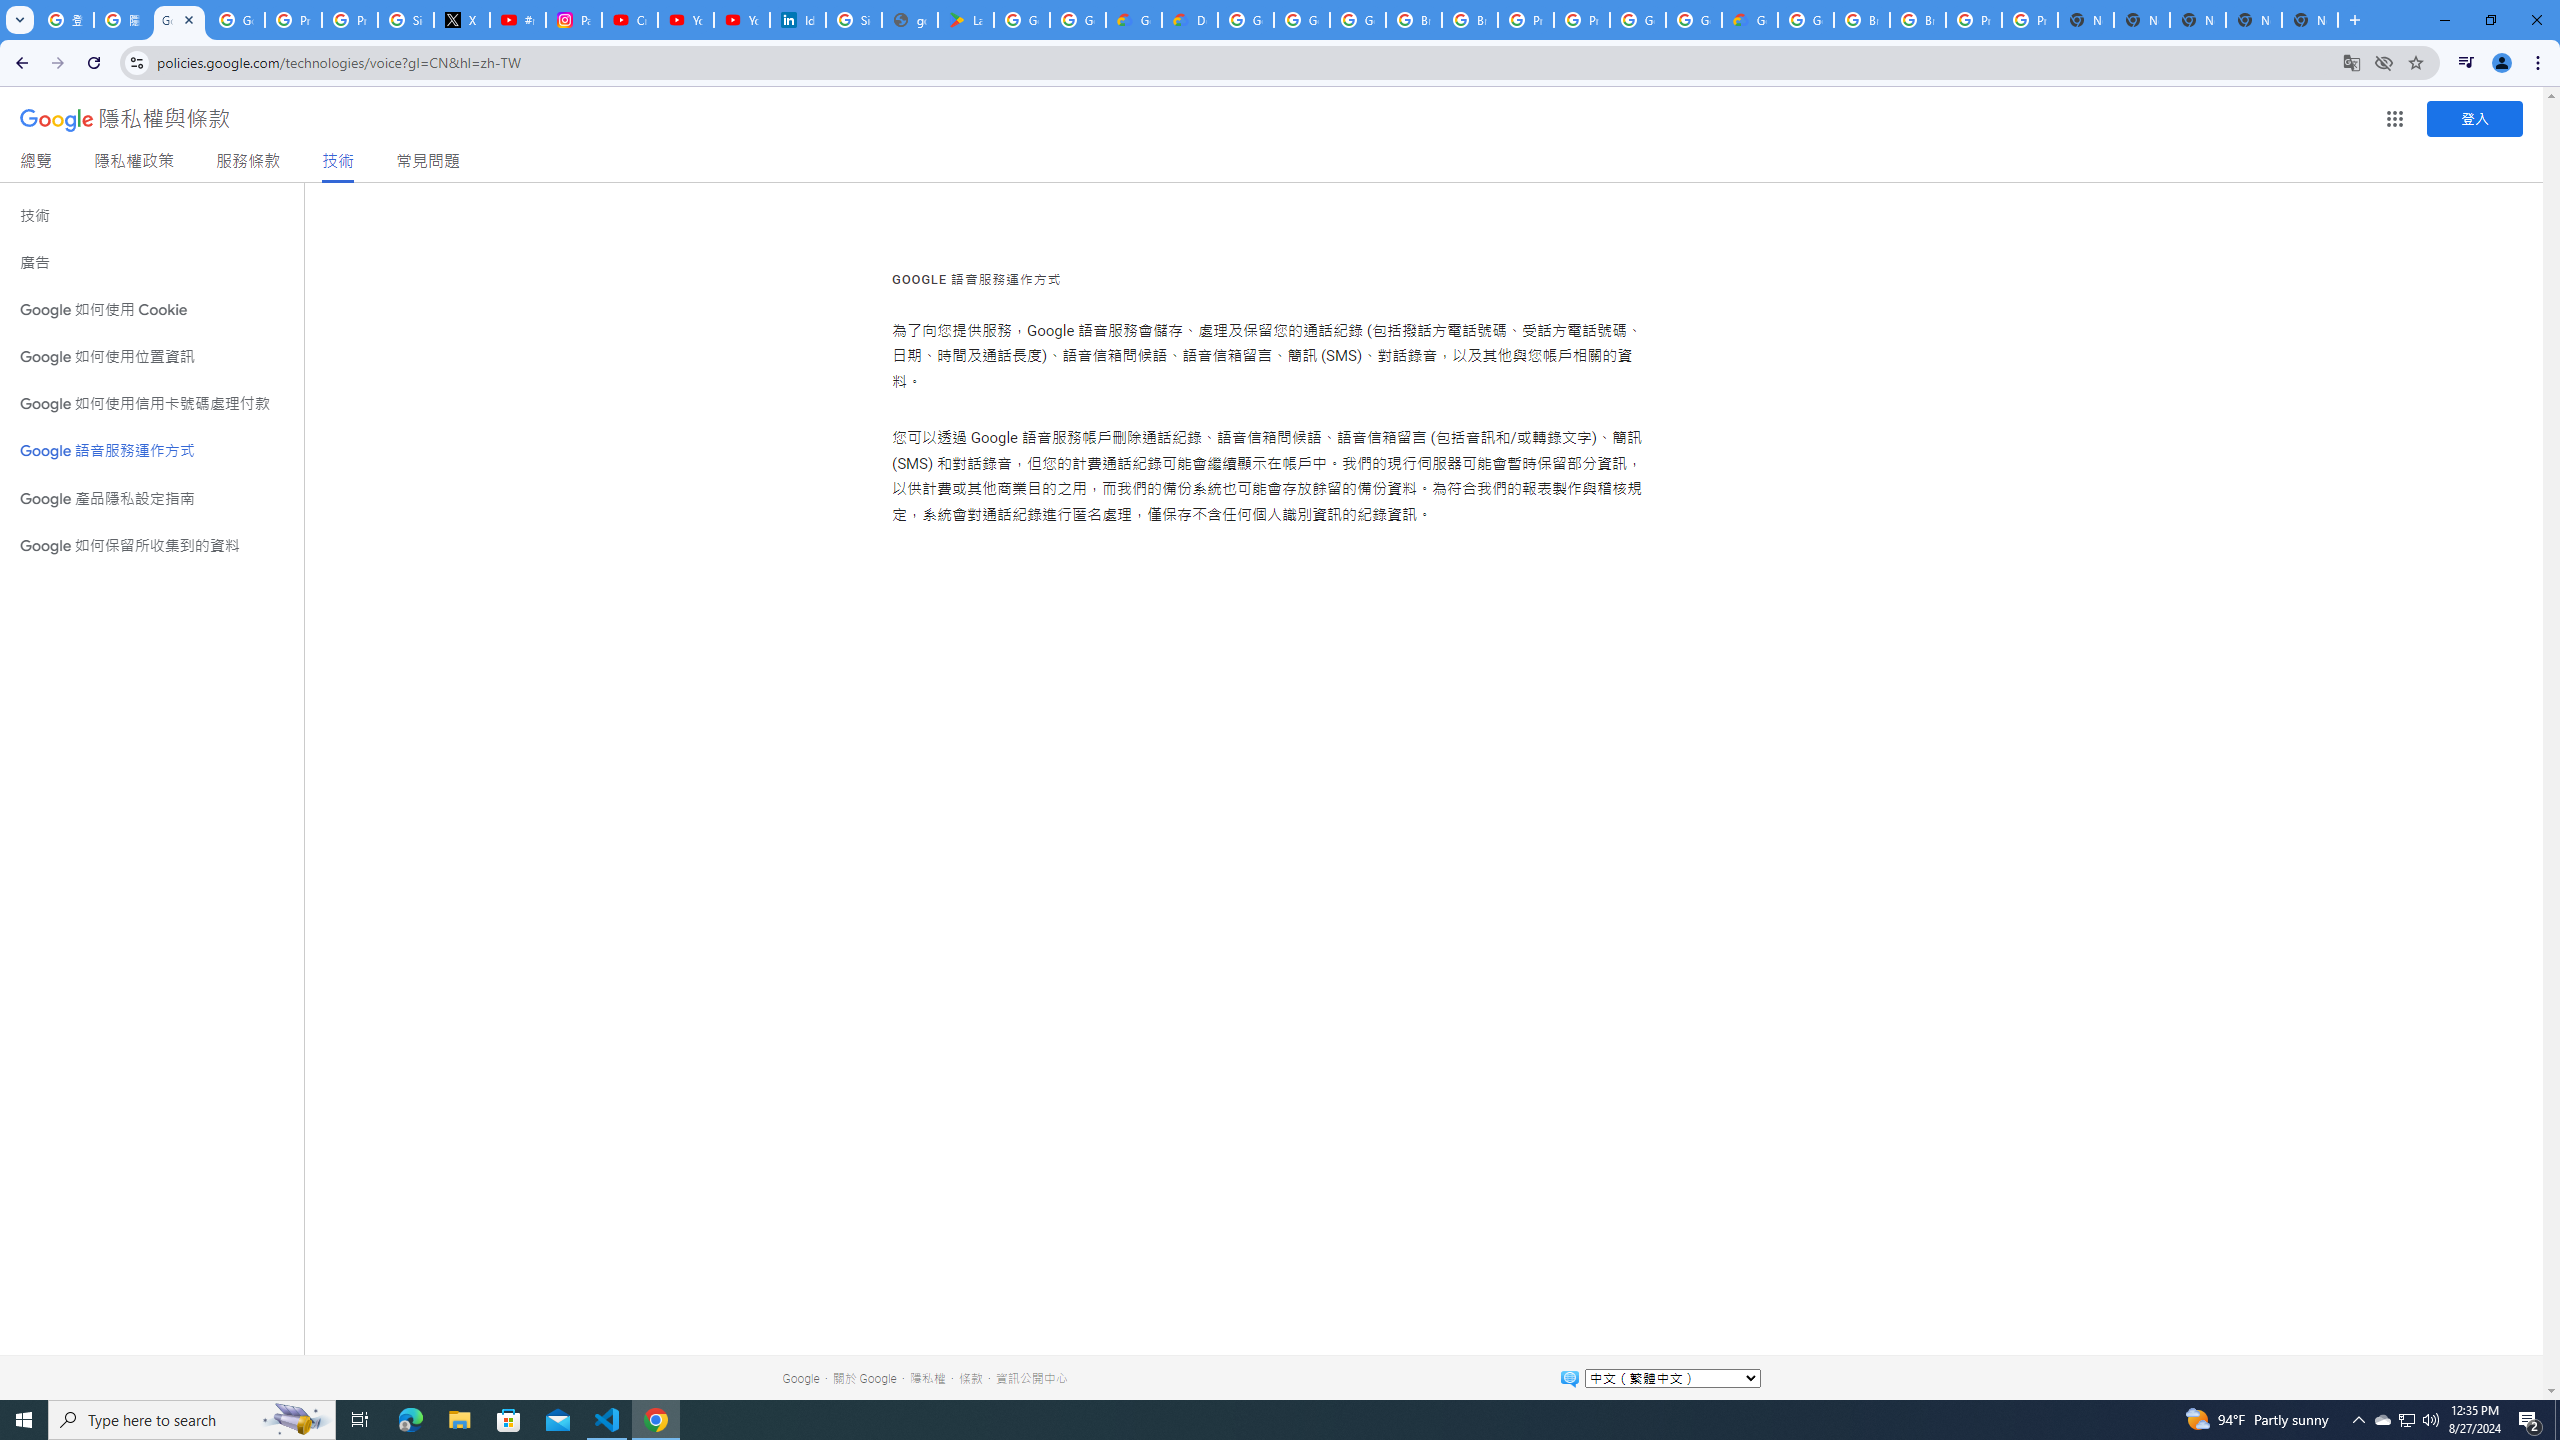 The height and width of the screenshot is (1440, 2560). Describe the element at coordinates (1079, 19) in the screenshot. I see `'Google Workspace - Specific Terms'` at that location.